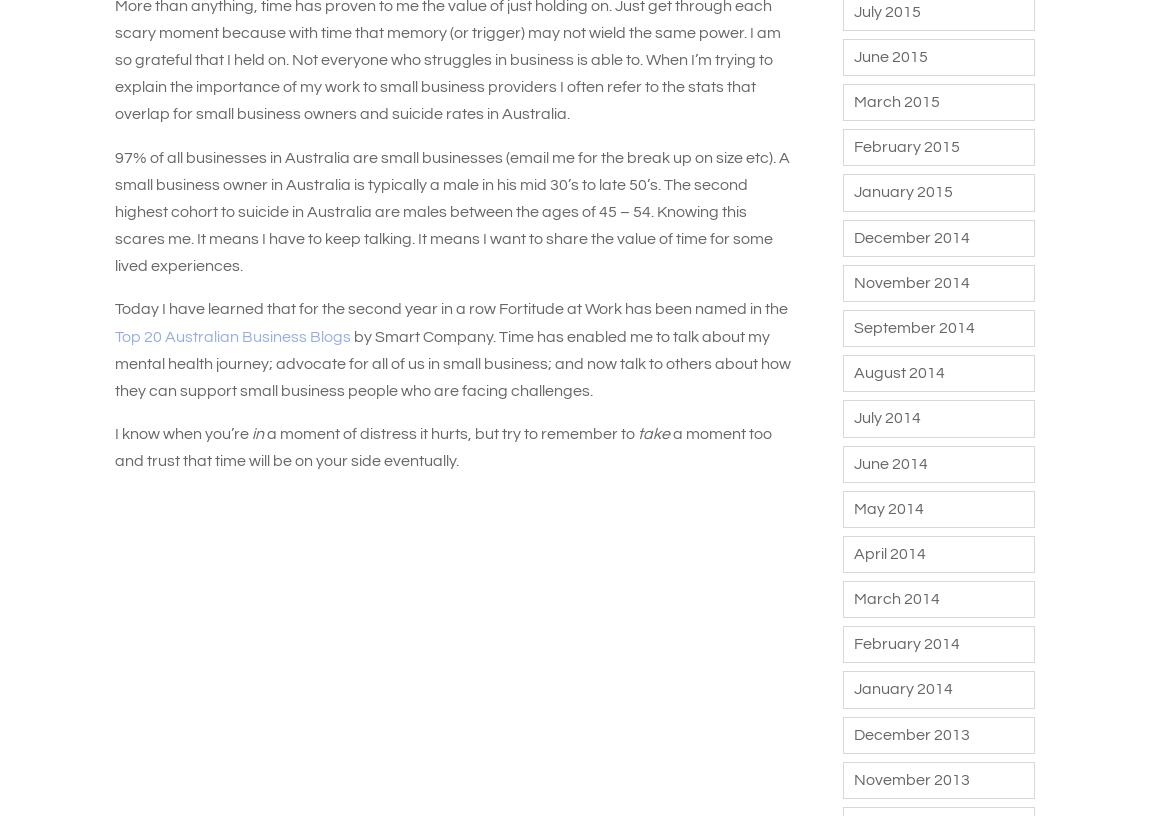 The image size is (1150, 816). What do you see at coordinates (851, 461) in the screenshot?
I see `'June 2014'` at bounding box center [851, 461].